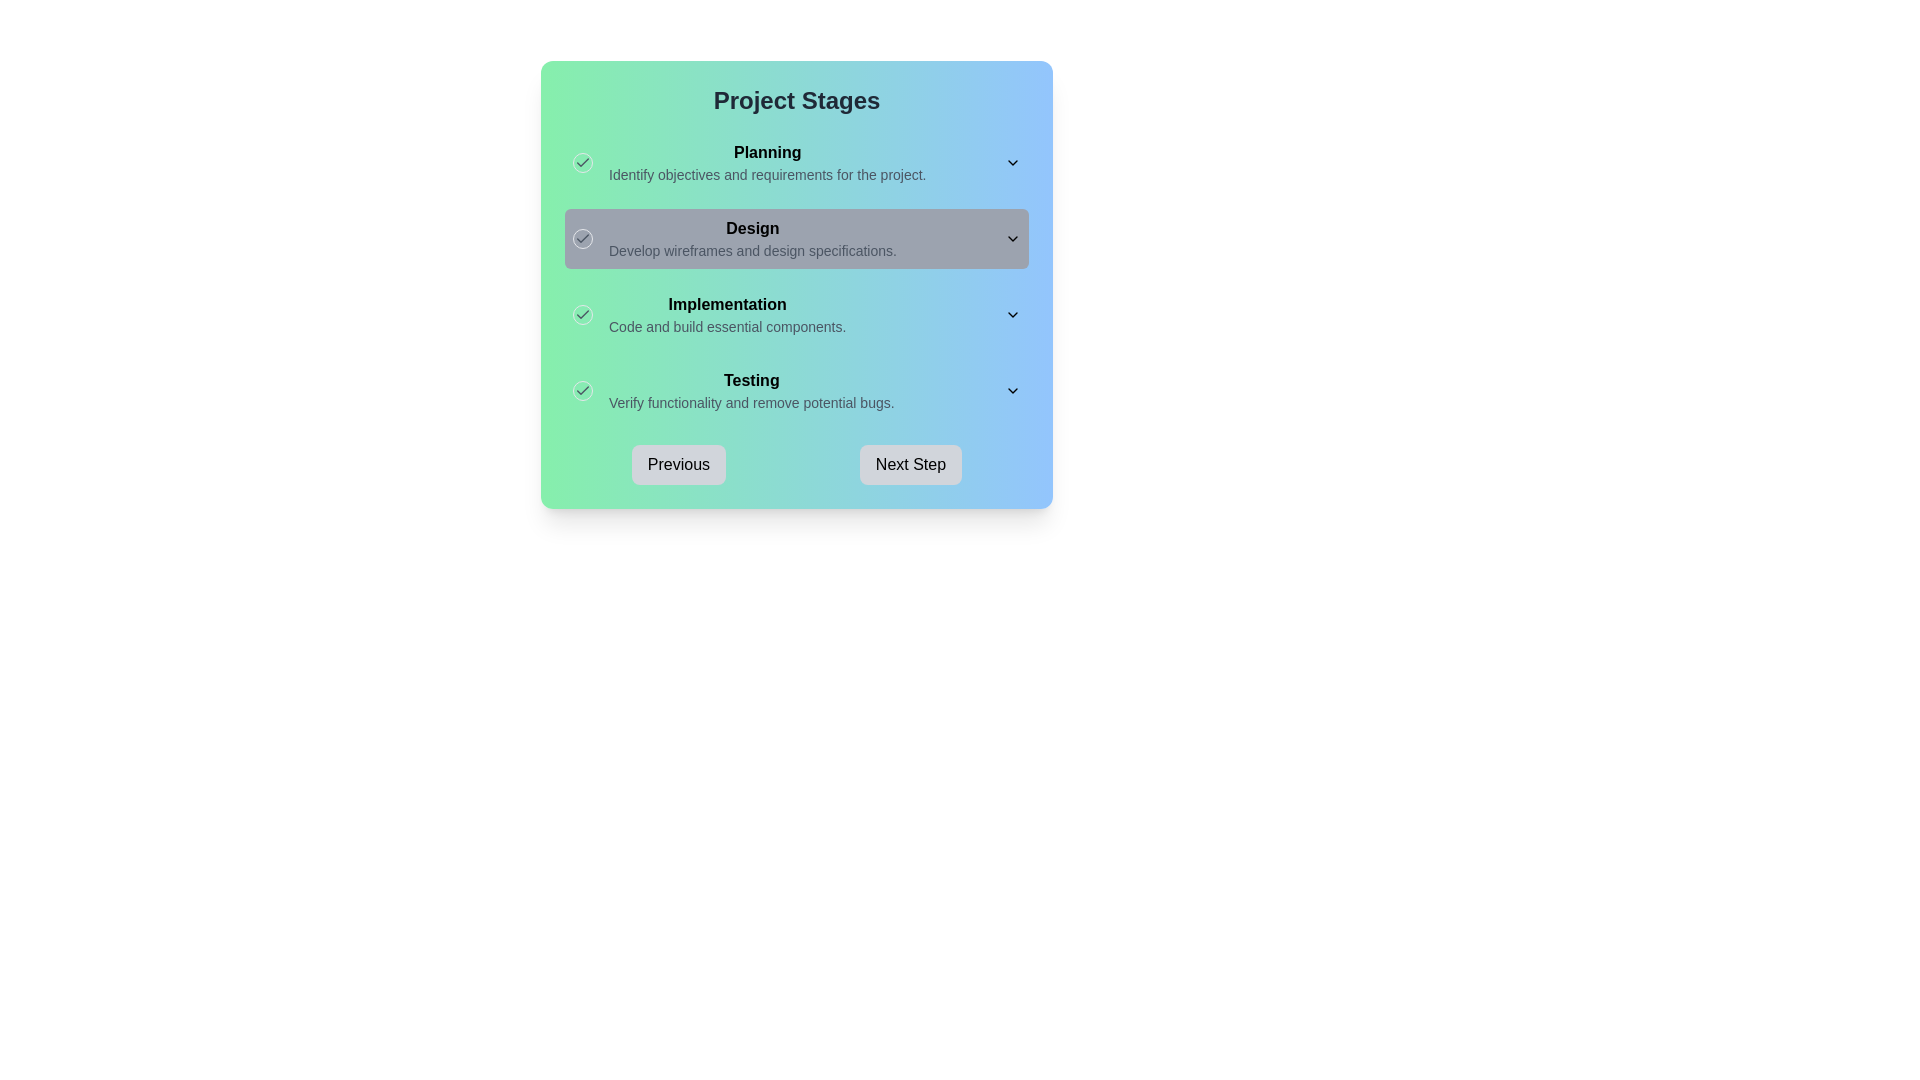  What do you see at coordinates (795, 315) in the screenshot?
I see `the downward arrow icon on the third list item titled 'Implementation'` at bounding box center [795, 315].